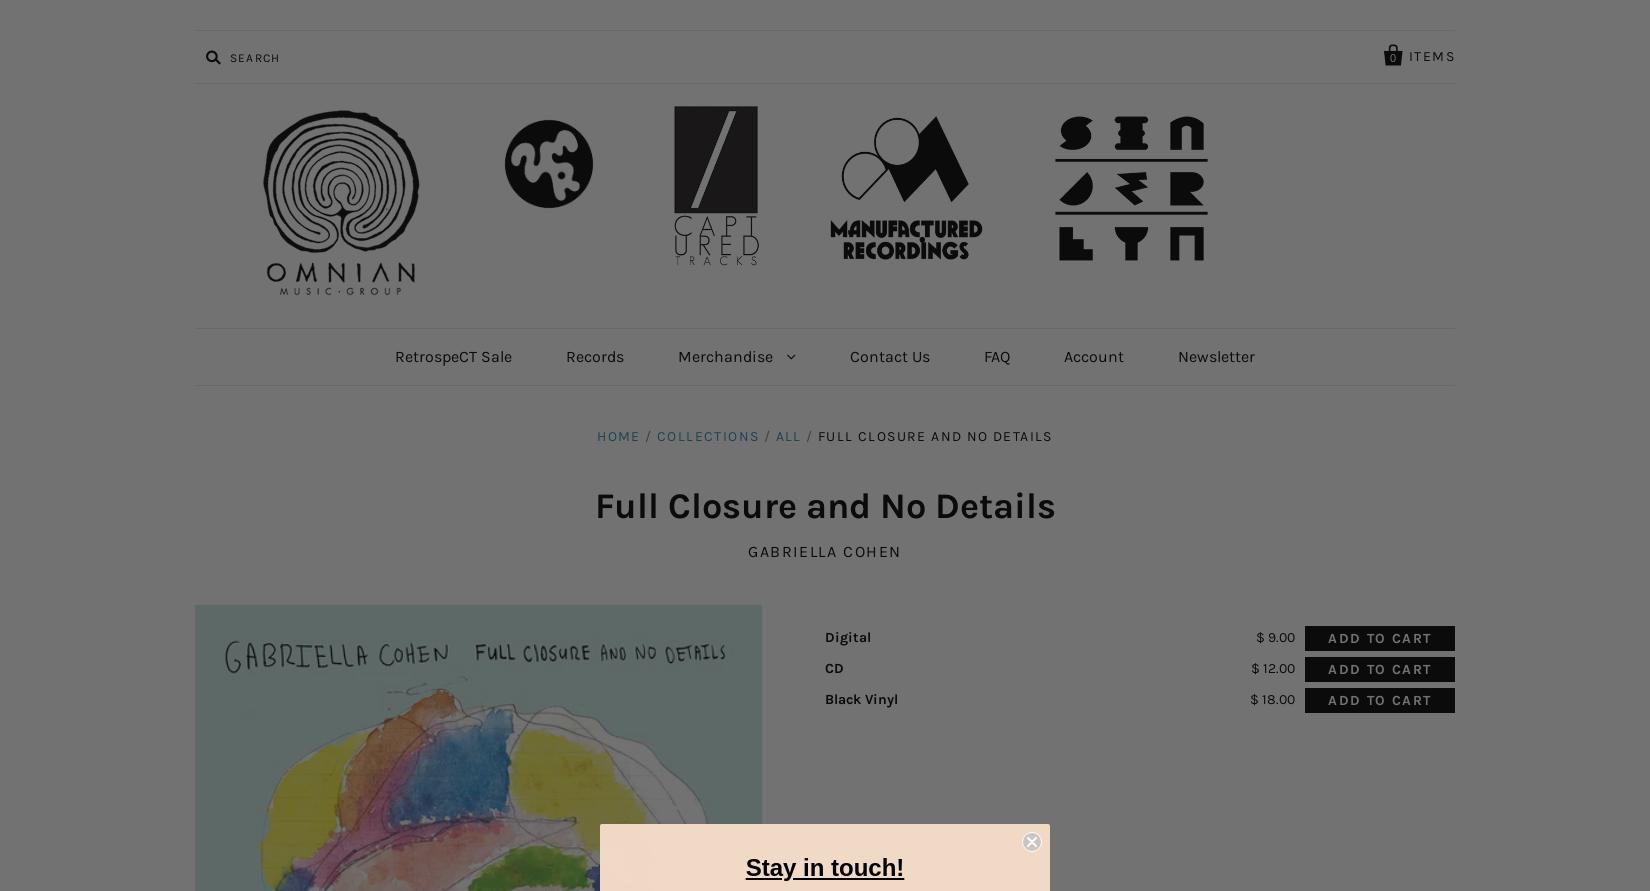 Image resolution: width=1650 pixels, height=891 pixels. Describe the element at coordinates (564, 355) in the screenshot. I see `'Records'` at that location.